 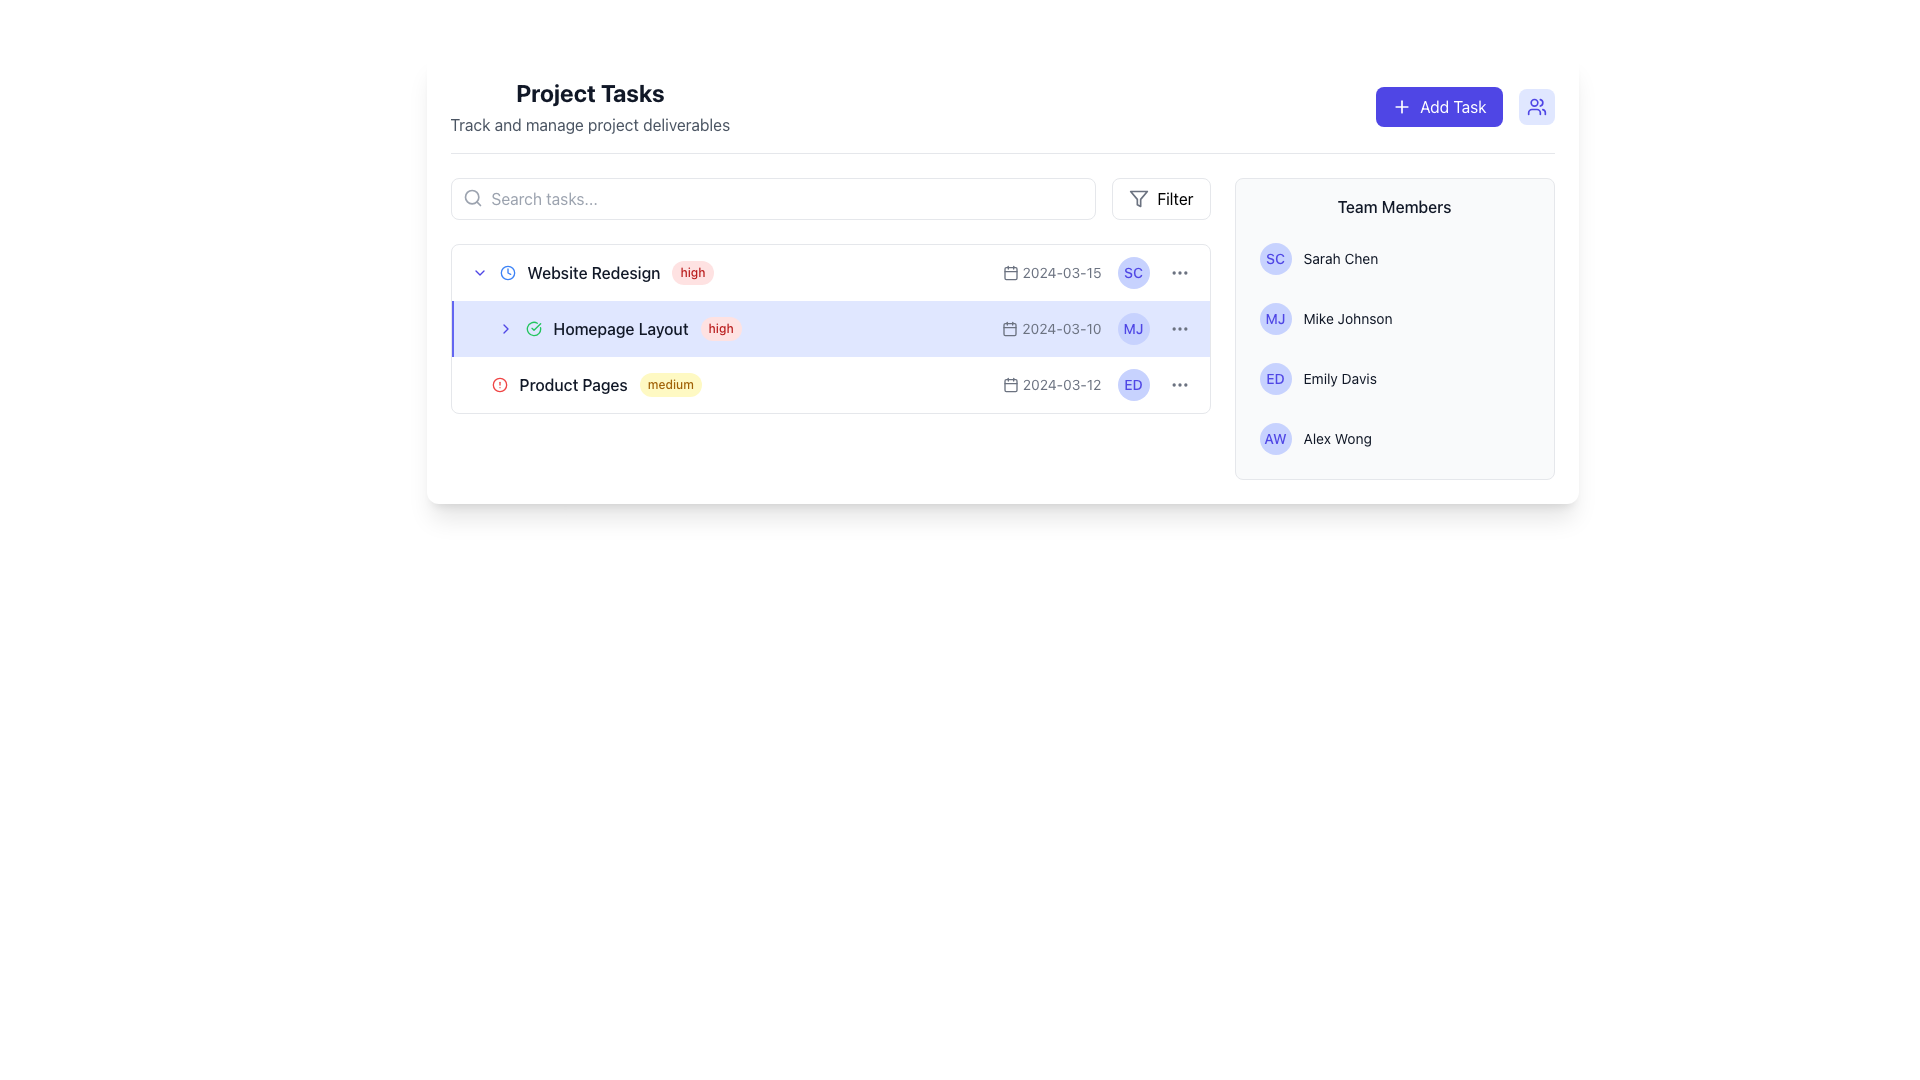 I want to click on text label 'Sarah Chen' located in the 'Team Members' section, styled in small gray font and adjacent to the 'SC' circular icon, so click(x=1340, y=257).